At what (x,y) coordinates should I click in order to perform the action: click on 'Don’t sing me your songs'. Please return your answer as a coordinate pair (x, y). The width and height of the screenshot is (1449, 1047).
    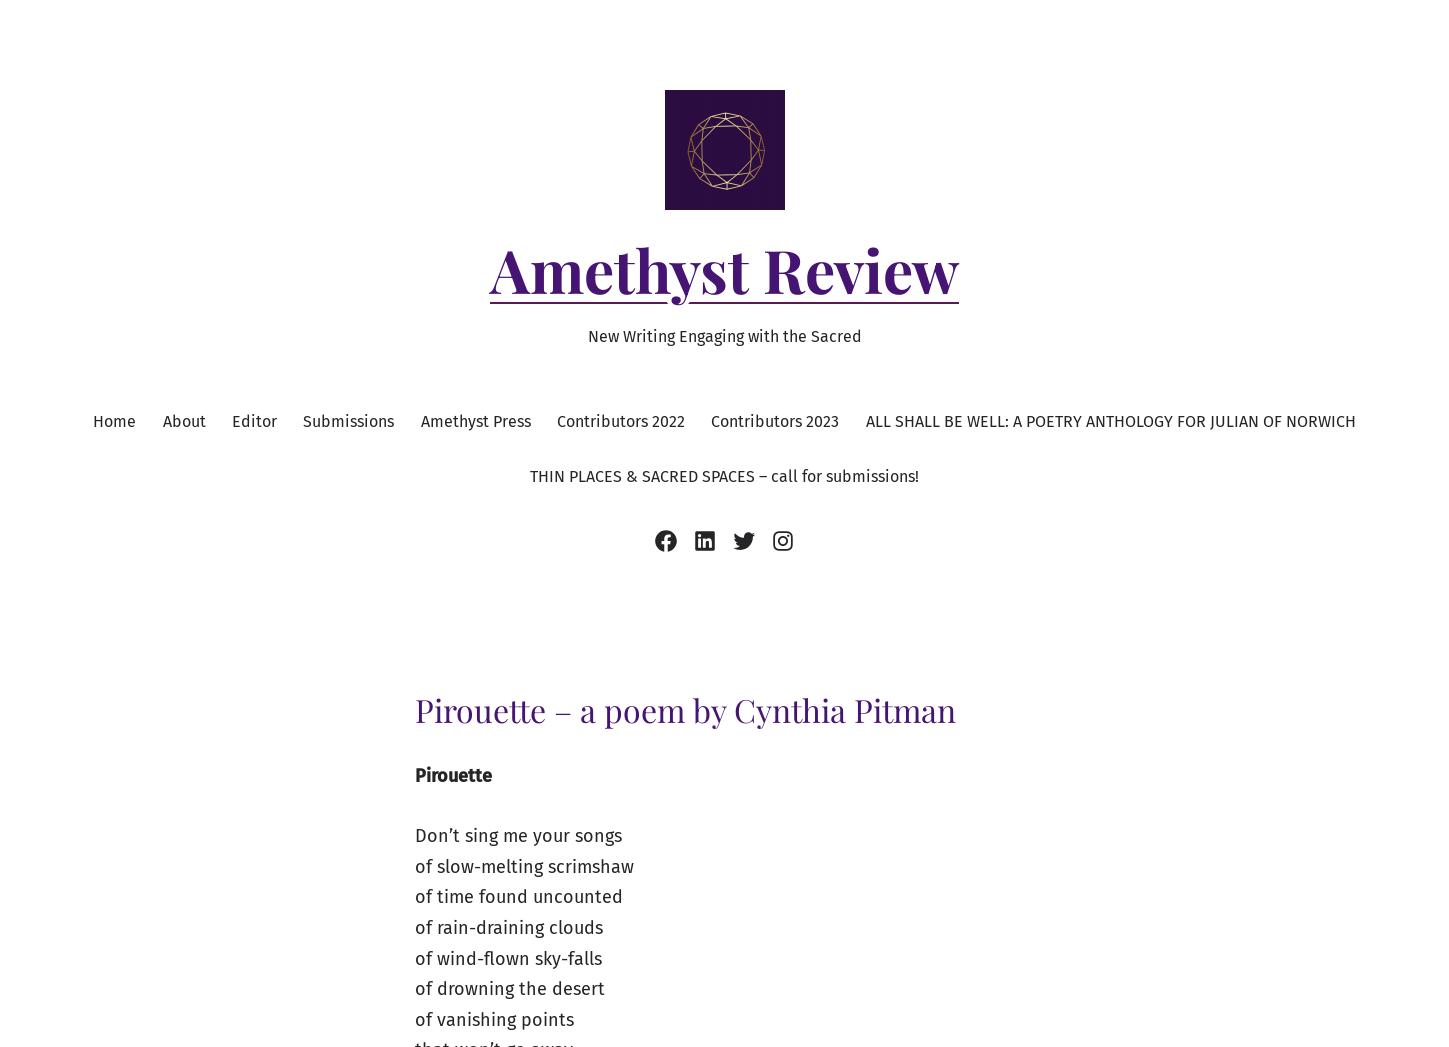
    Looking at the image, I should click on (517, 836).